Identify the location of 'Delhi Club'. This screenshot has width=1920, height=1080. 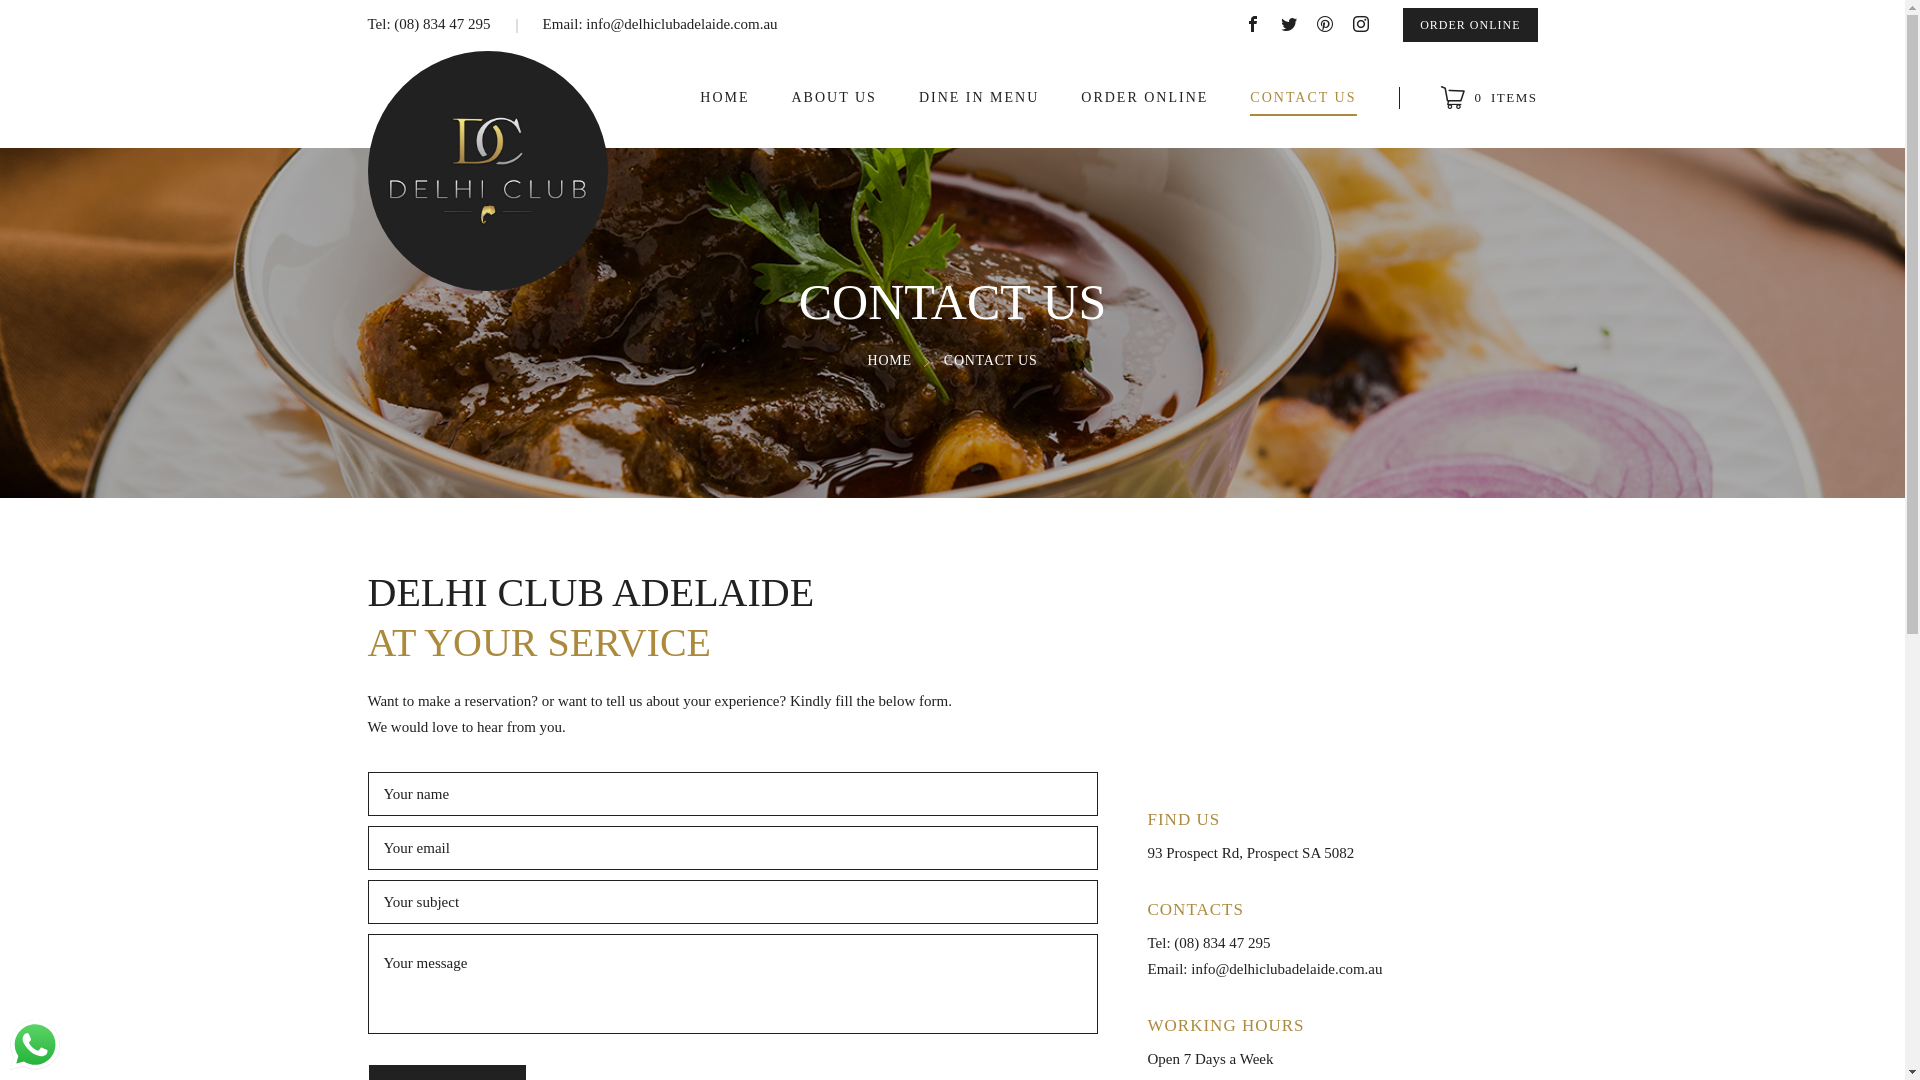
(488, 169).